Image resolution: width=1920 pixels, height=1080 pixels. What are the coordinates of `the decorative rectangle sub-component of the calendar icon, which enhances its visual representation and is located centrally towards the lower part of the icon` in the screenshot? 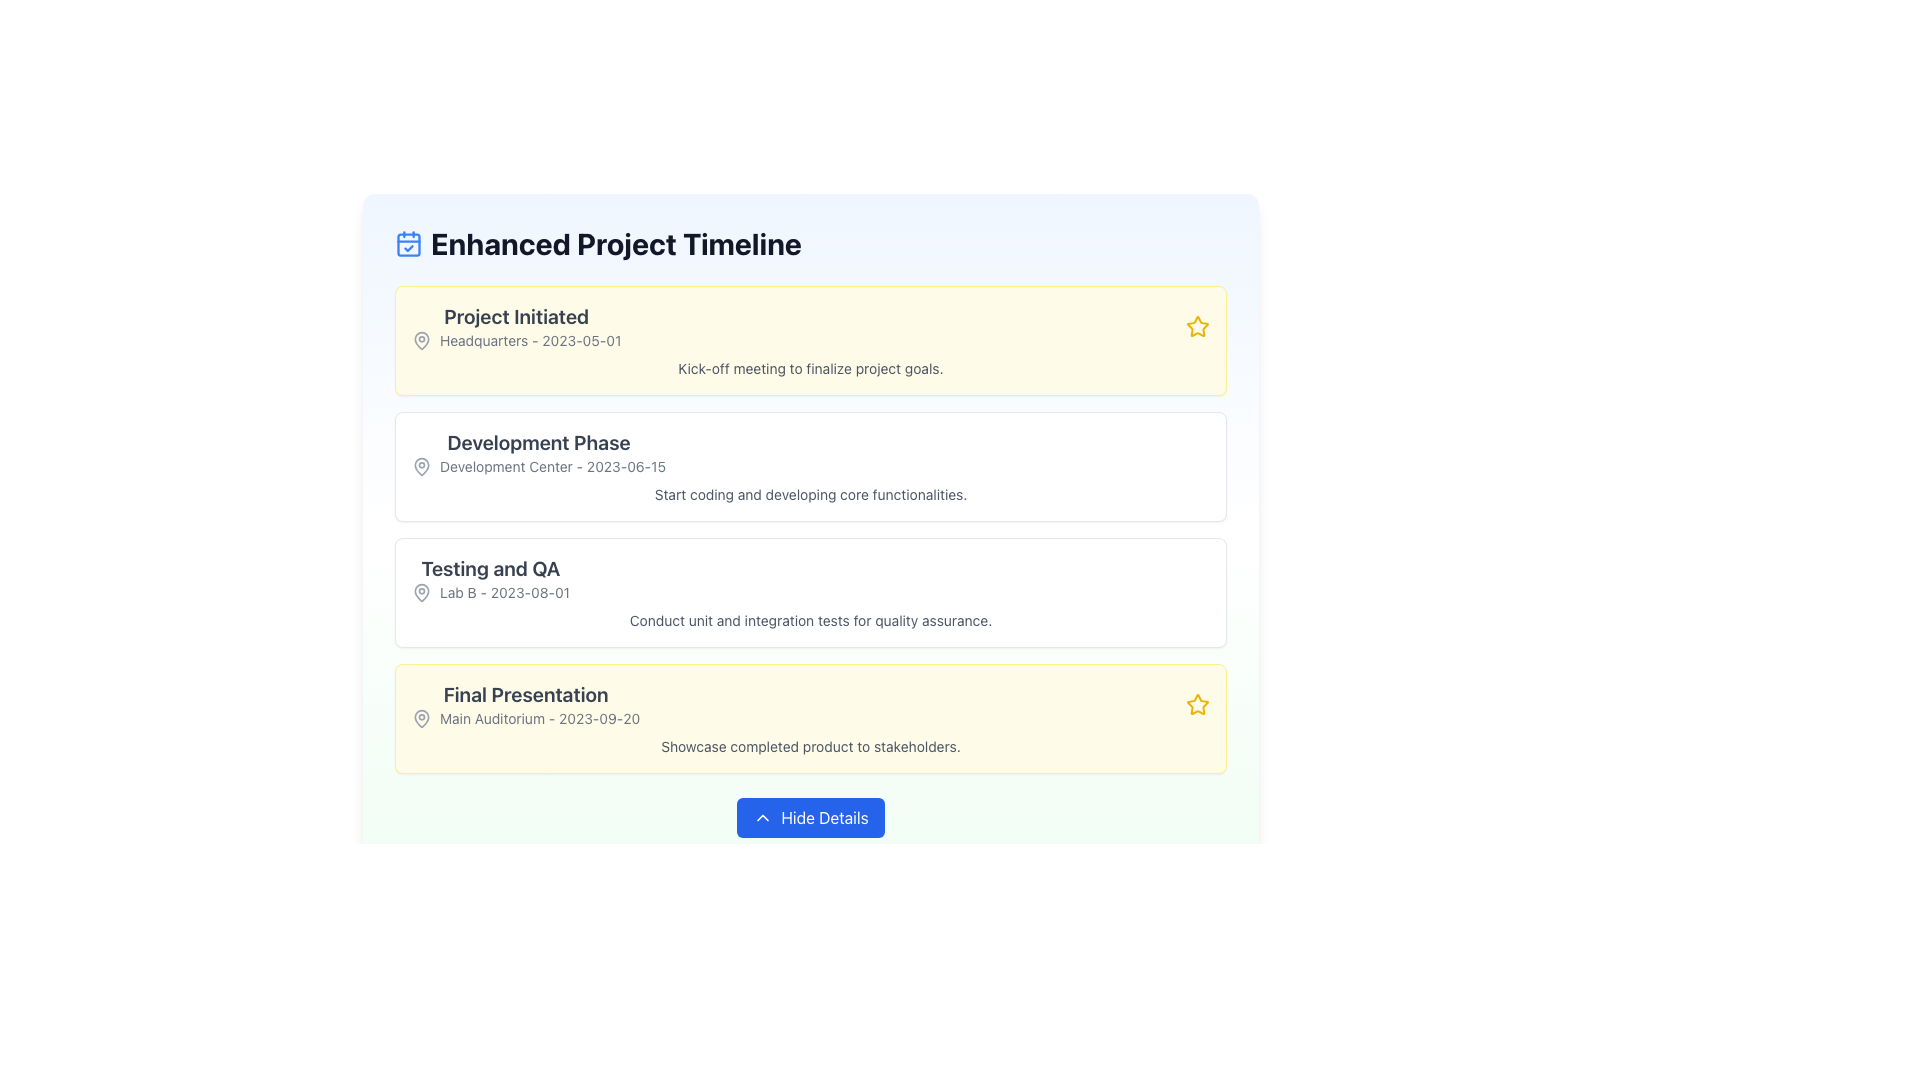 It's located at (407, 244).